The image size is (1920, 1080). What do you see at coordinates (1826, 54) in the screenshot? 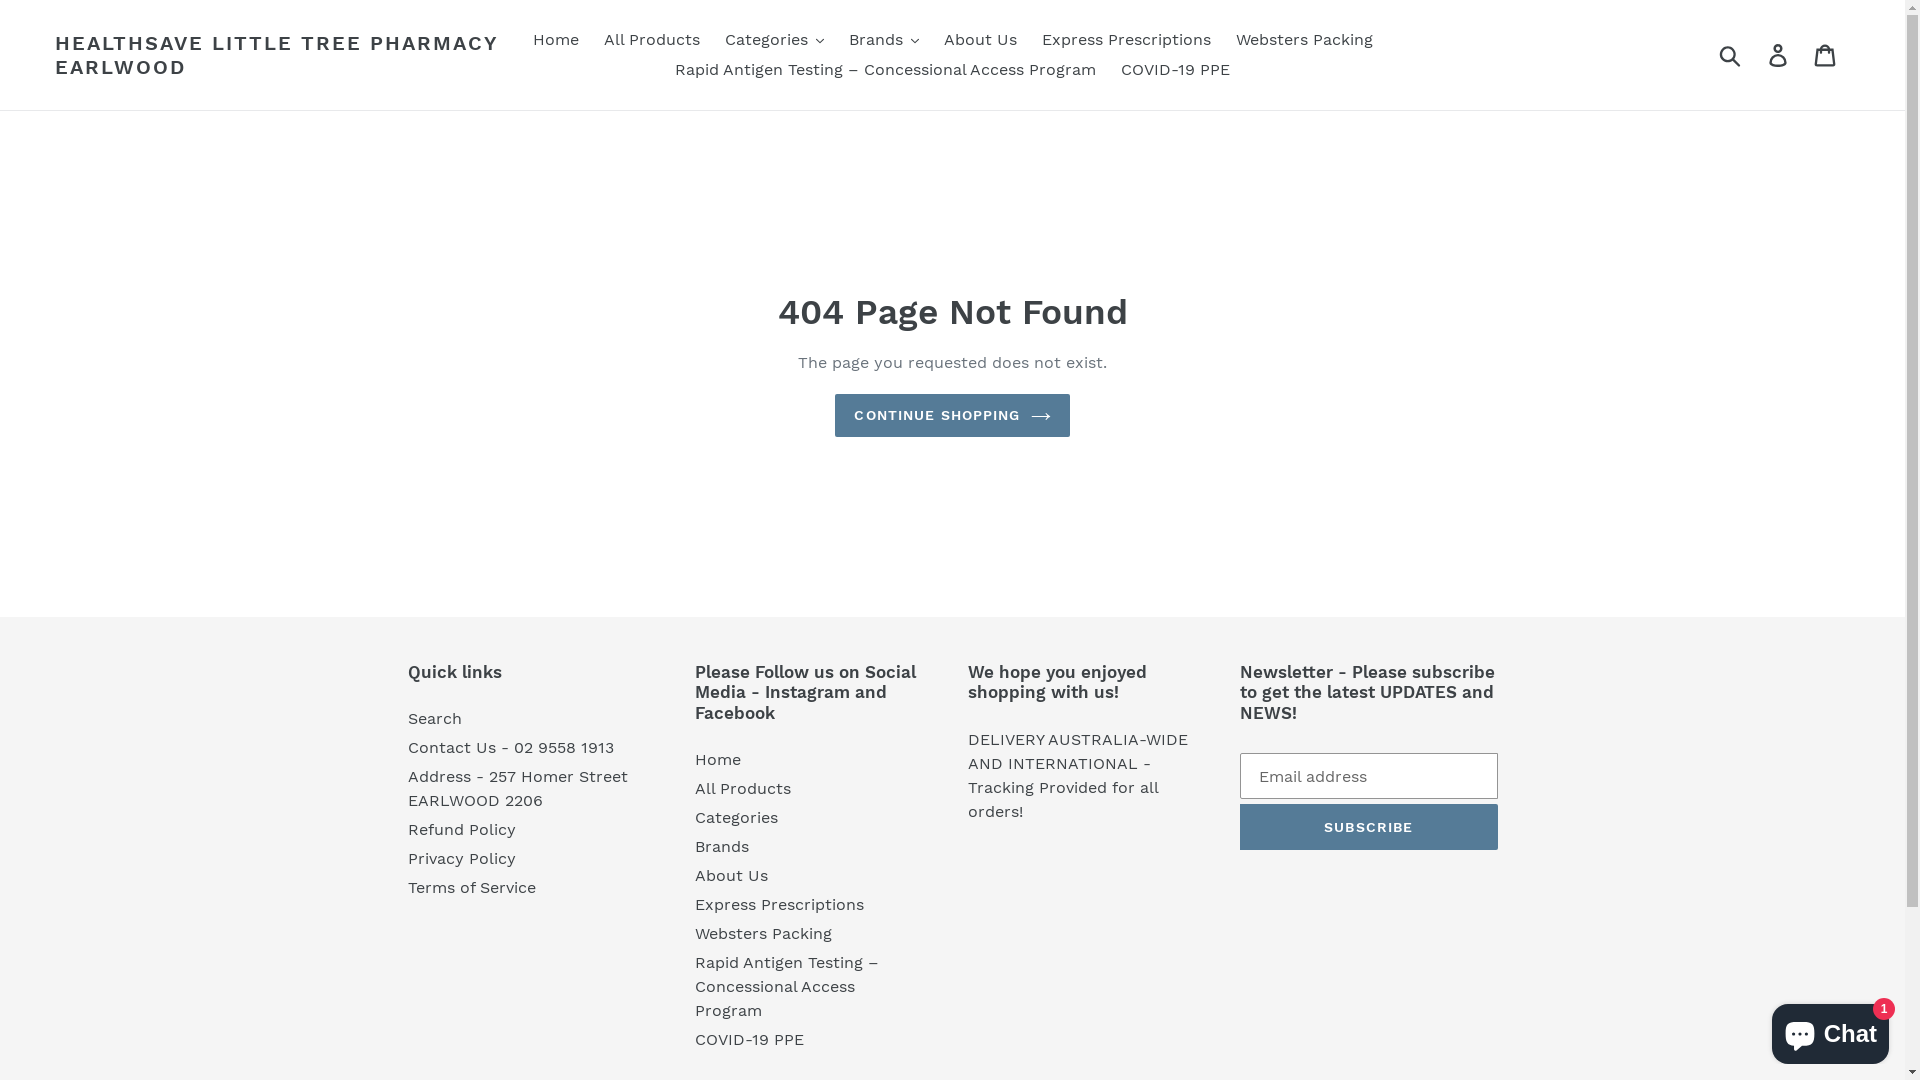
I see `'Cart'` at bounding box center [1826, 54].